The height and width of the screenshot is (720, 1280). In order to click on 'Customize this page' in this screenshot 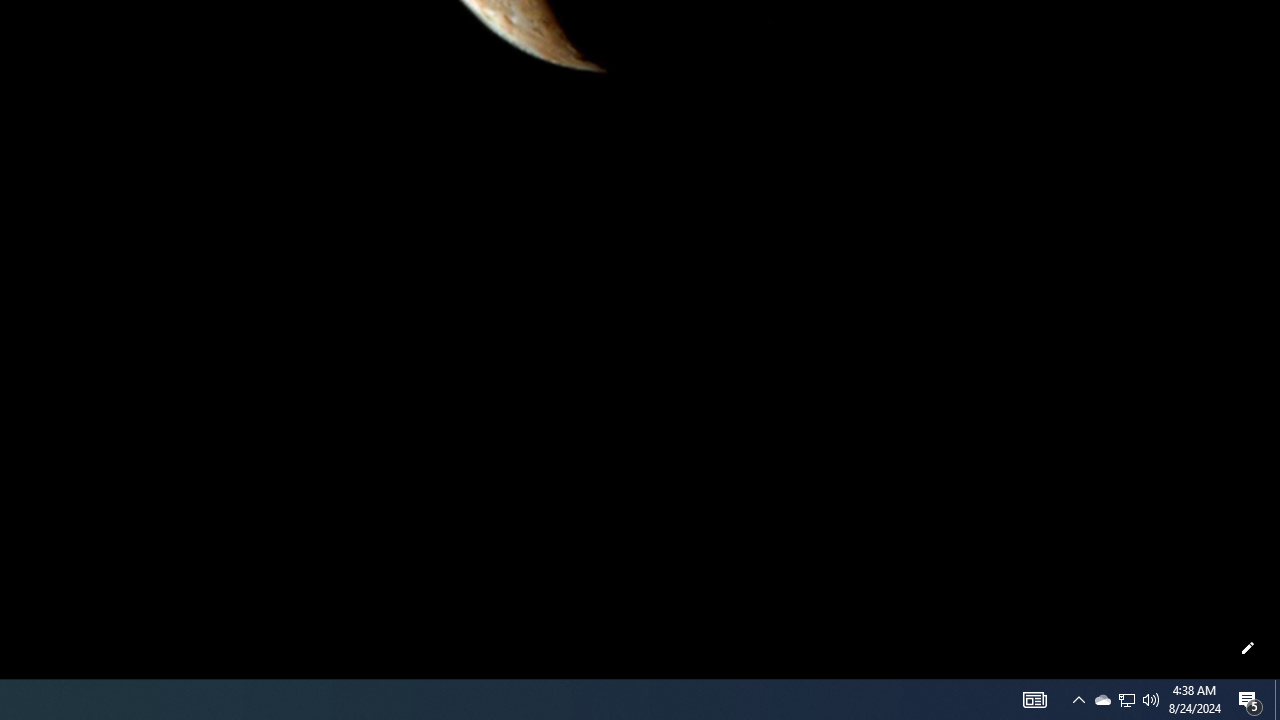, I will do `click(1247, 648)`.